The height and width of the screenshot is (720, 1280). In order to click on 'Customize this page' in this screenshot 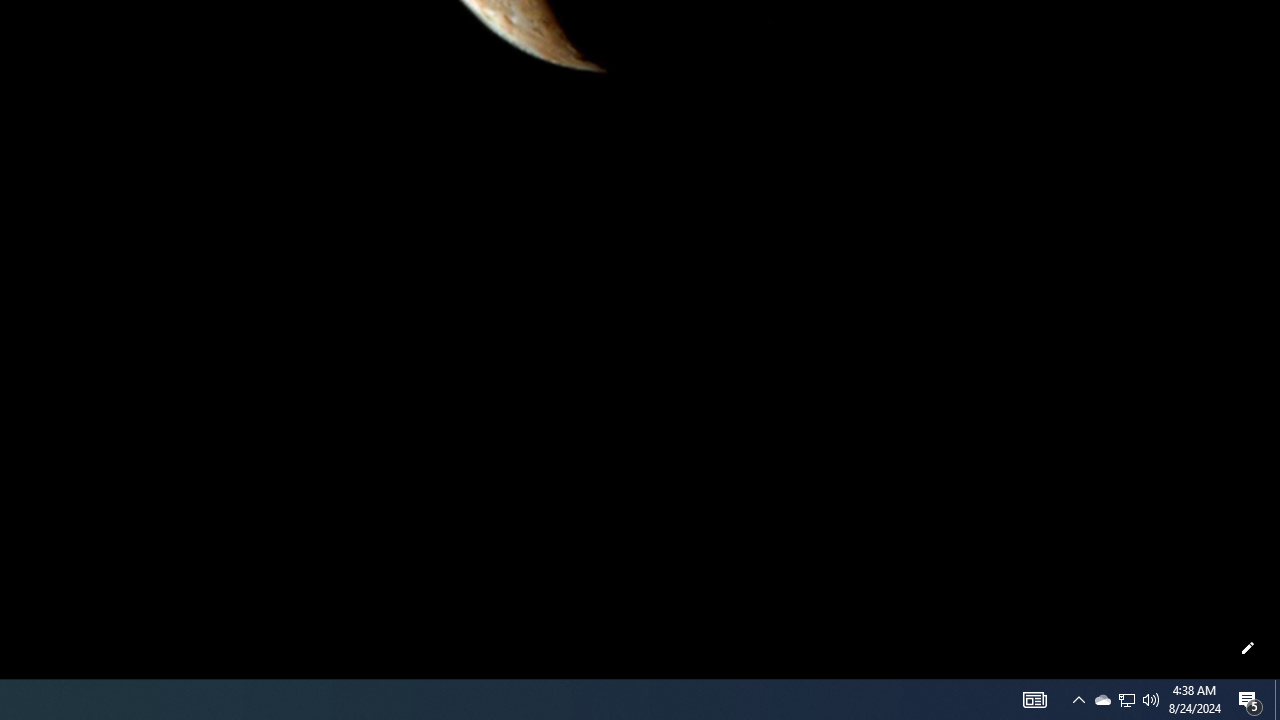, I will do `click(1247, 648)`.